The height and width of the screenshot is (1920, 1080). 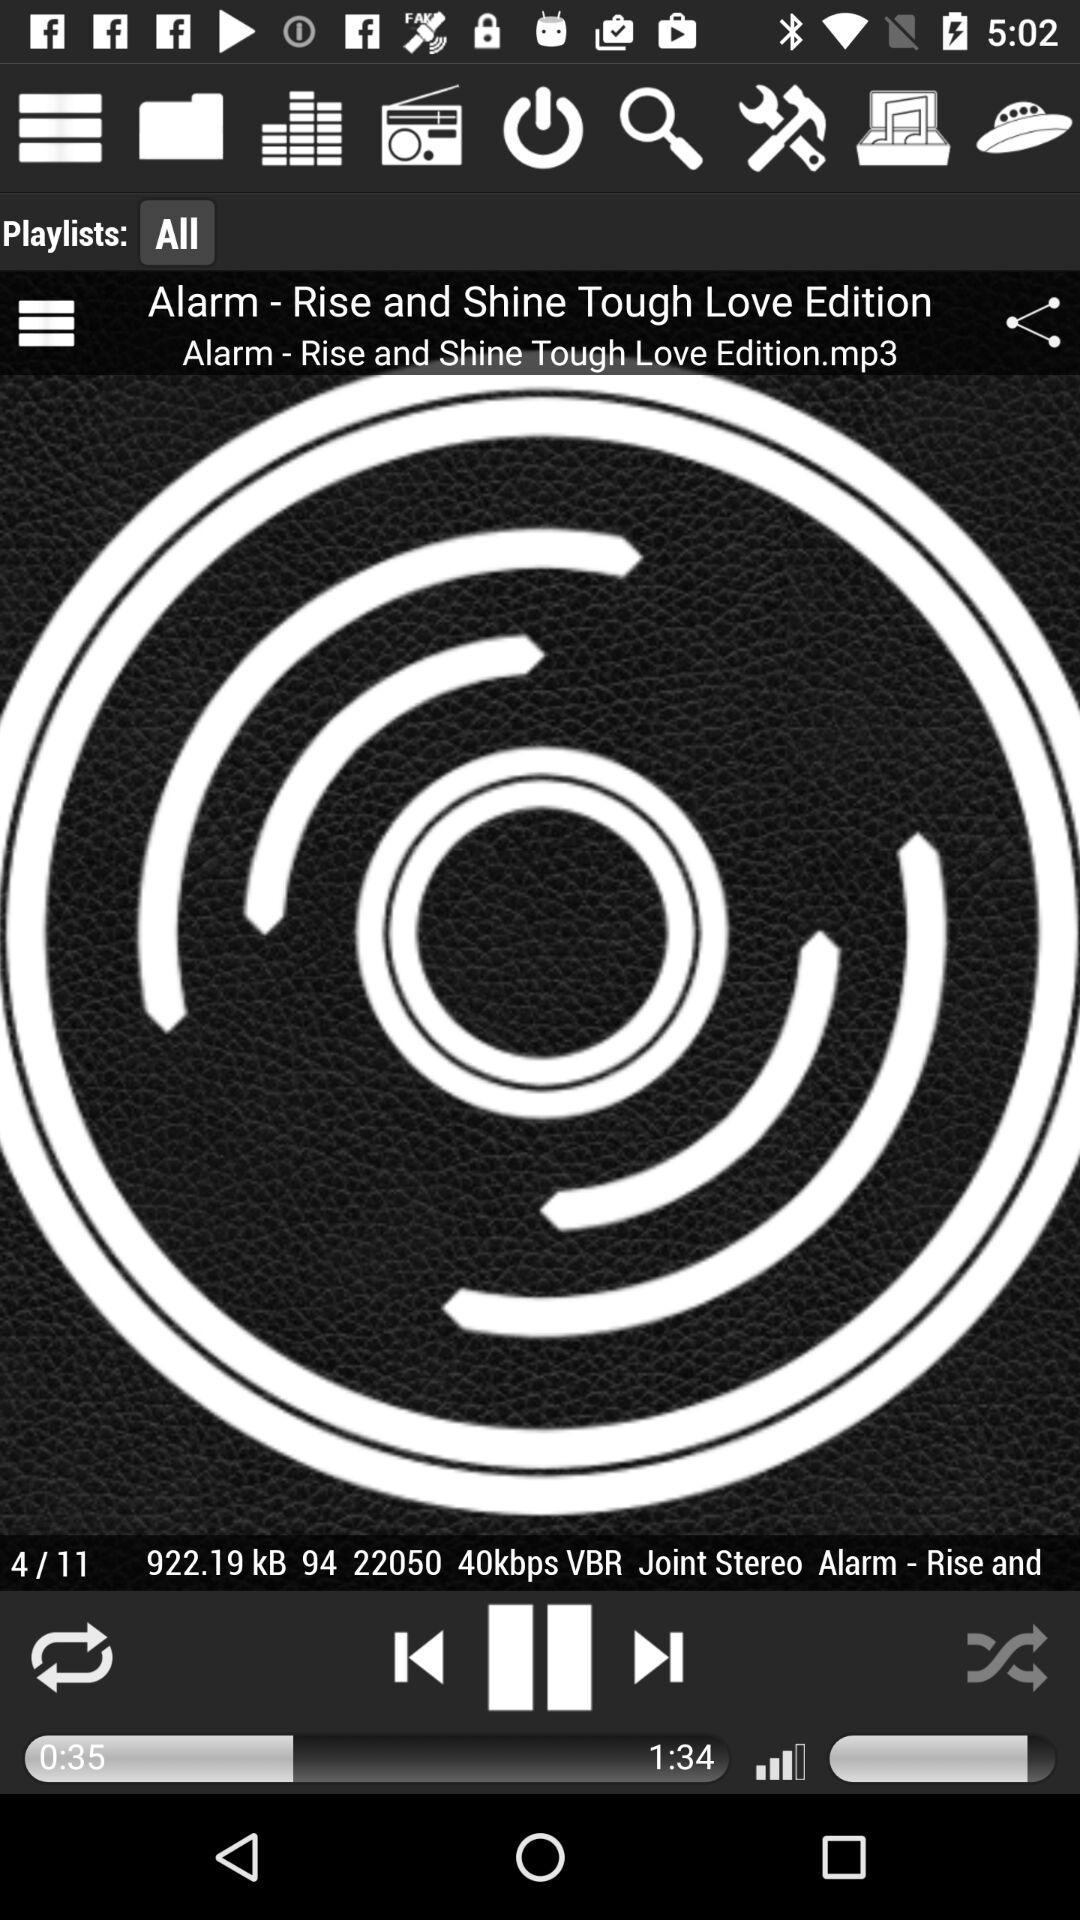 What do you see at coordinates (59, 126) in the screenshot?
I see `the menu icon` at bounding box center [59, 126].